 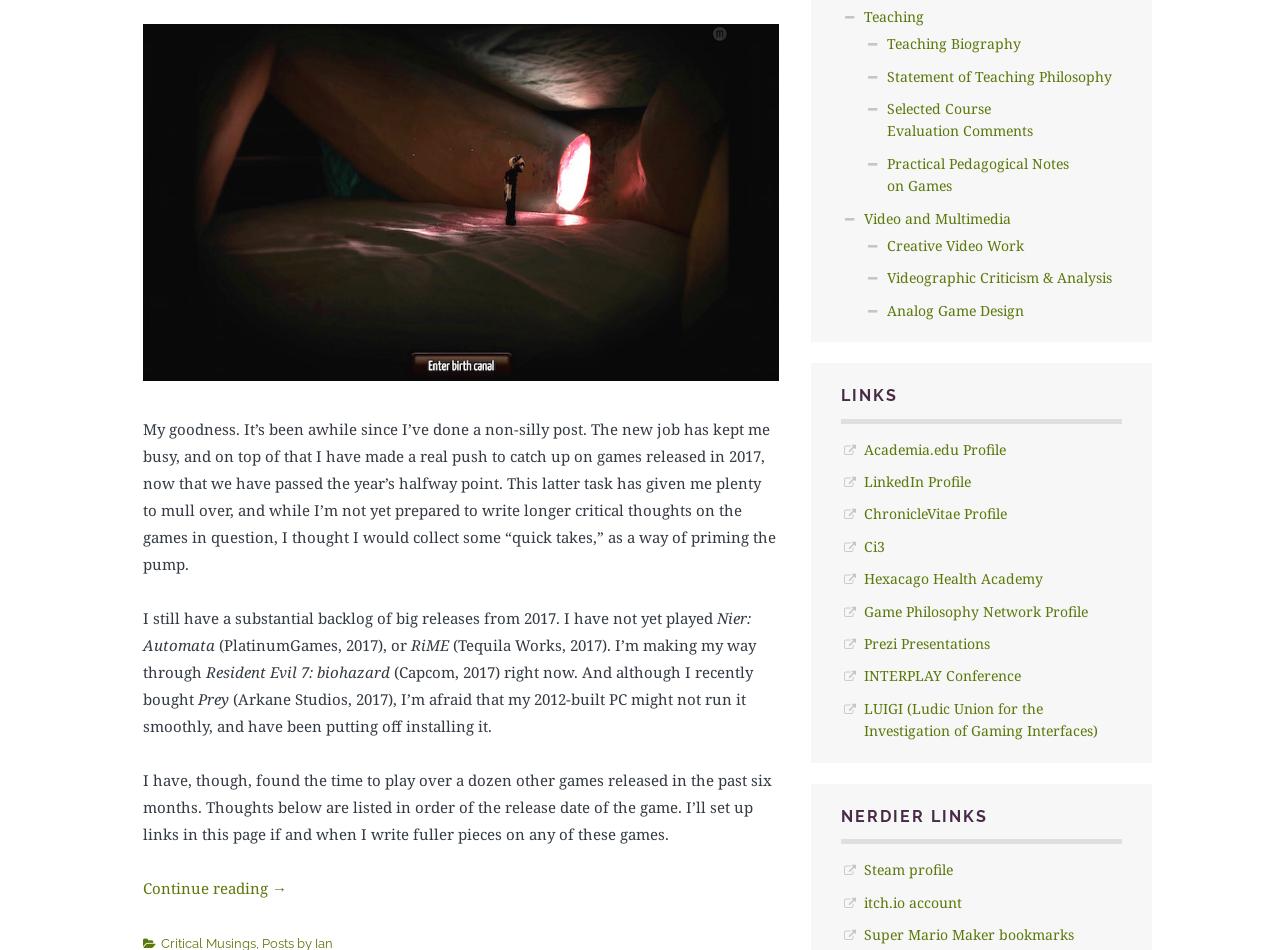 I want to click on 'LinkedIn Profile', so click(x=915, y=481).